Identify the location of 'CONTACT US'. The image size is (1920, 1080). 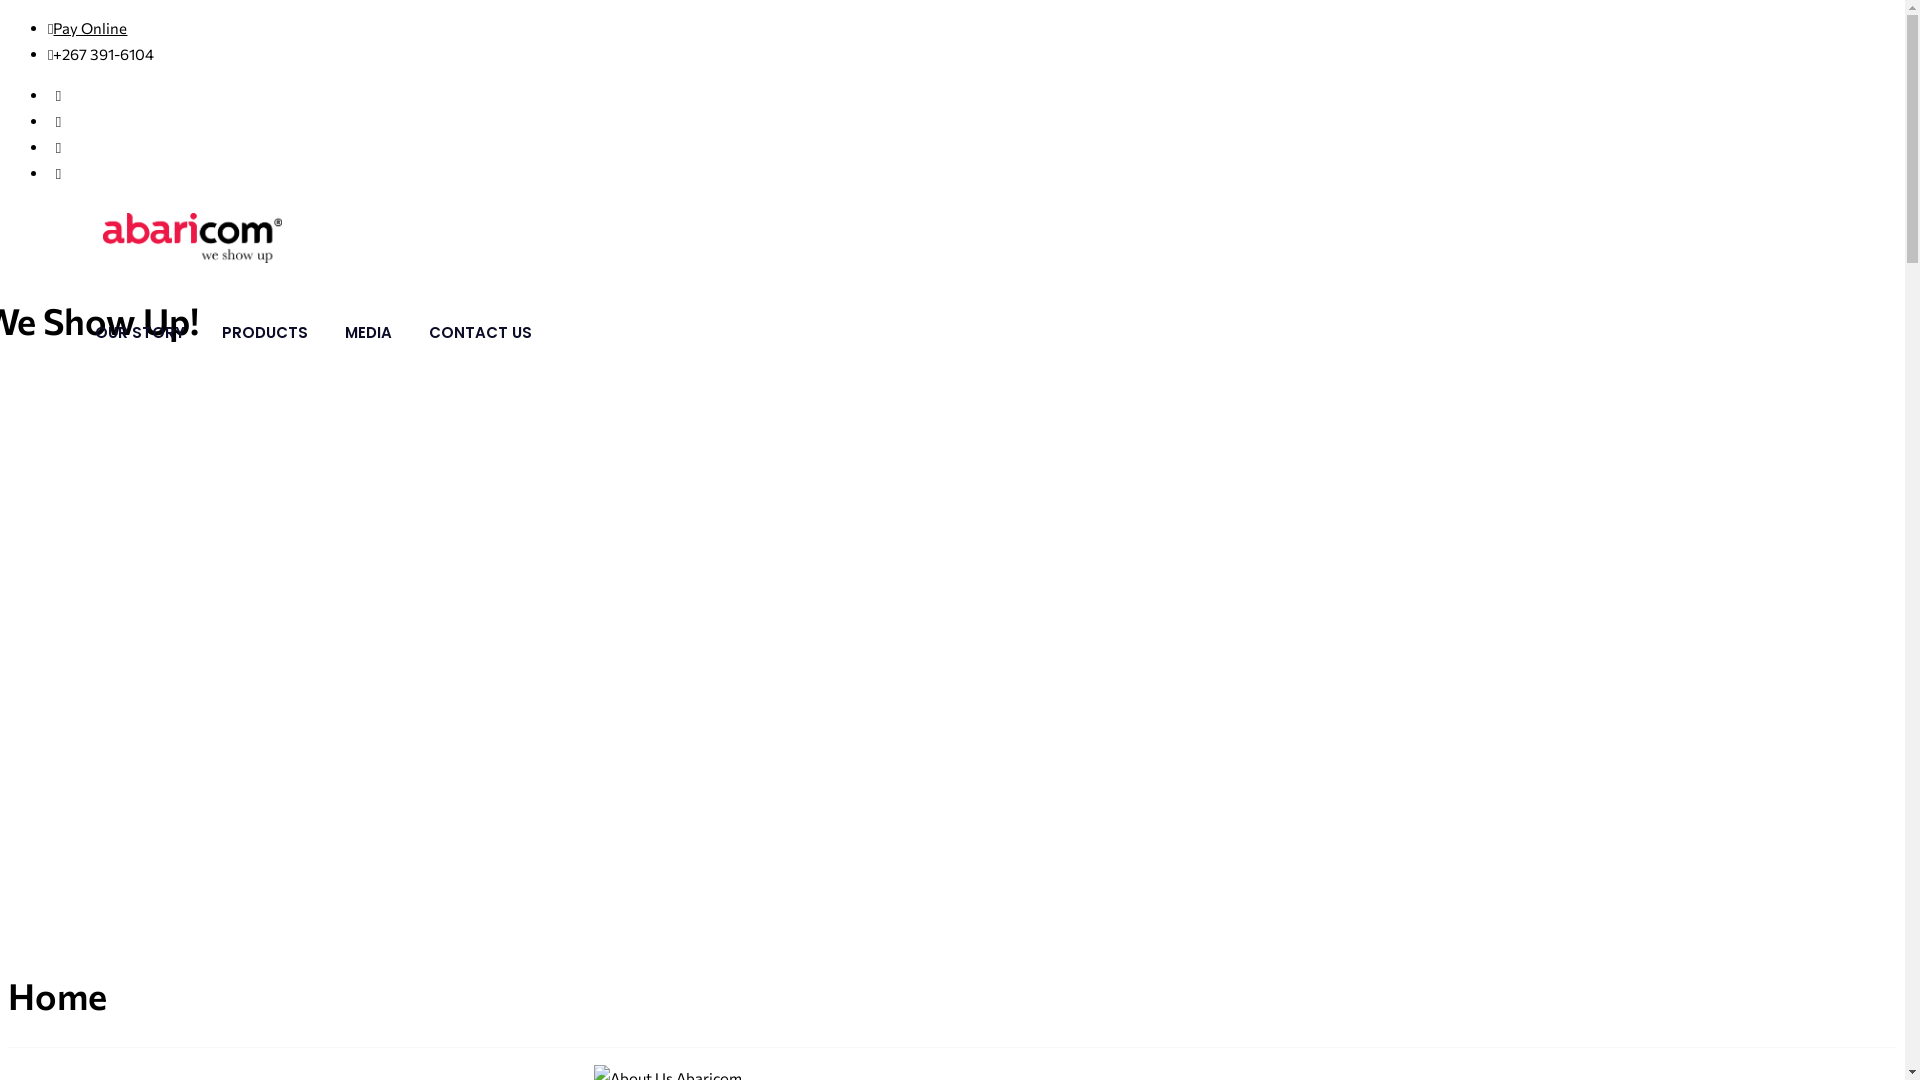
(480, 331).